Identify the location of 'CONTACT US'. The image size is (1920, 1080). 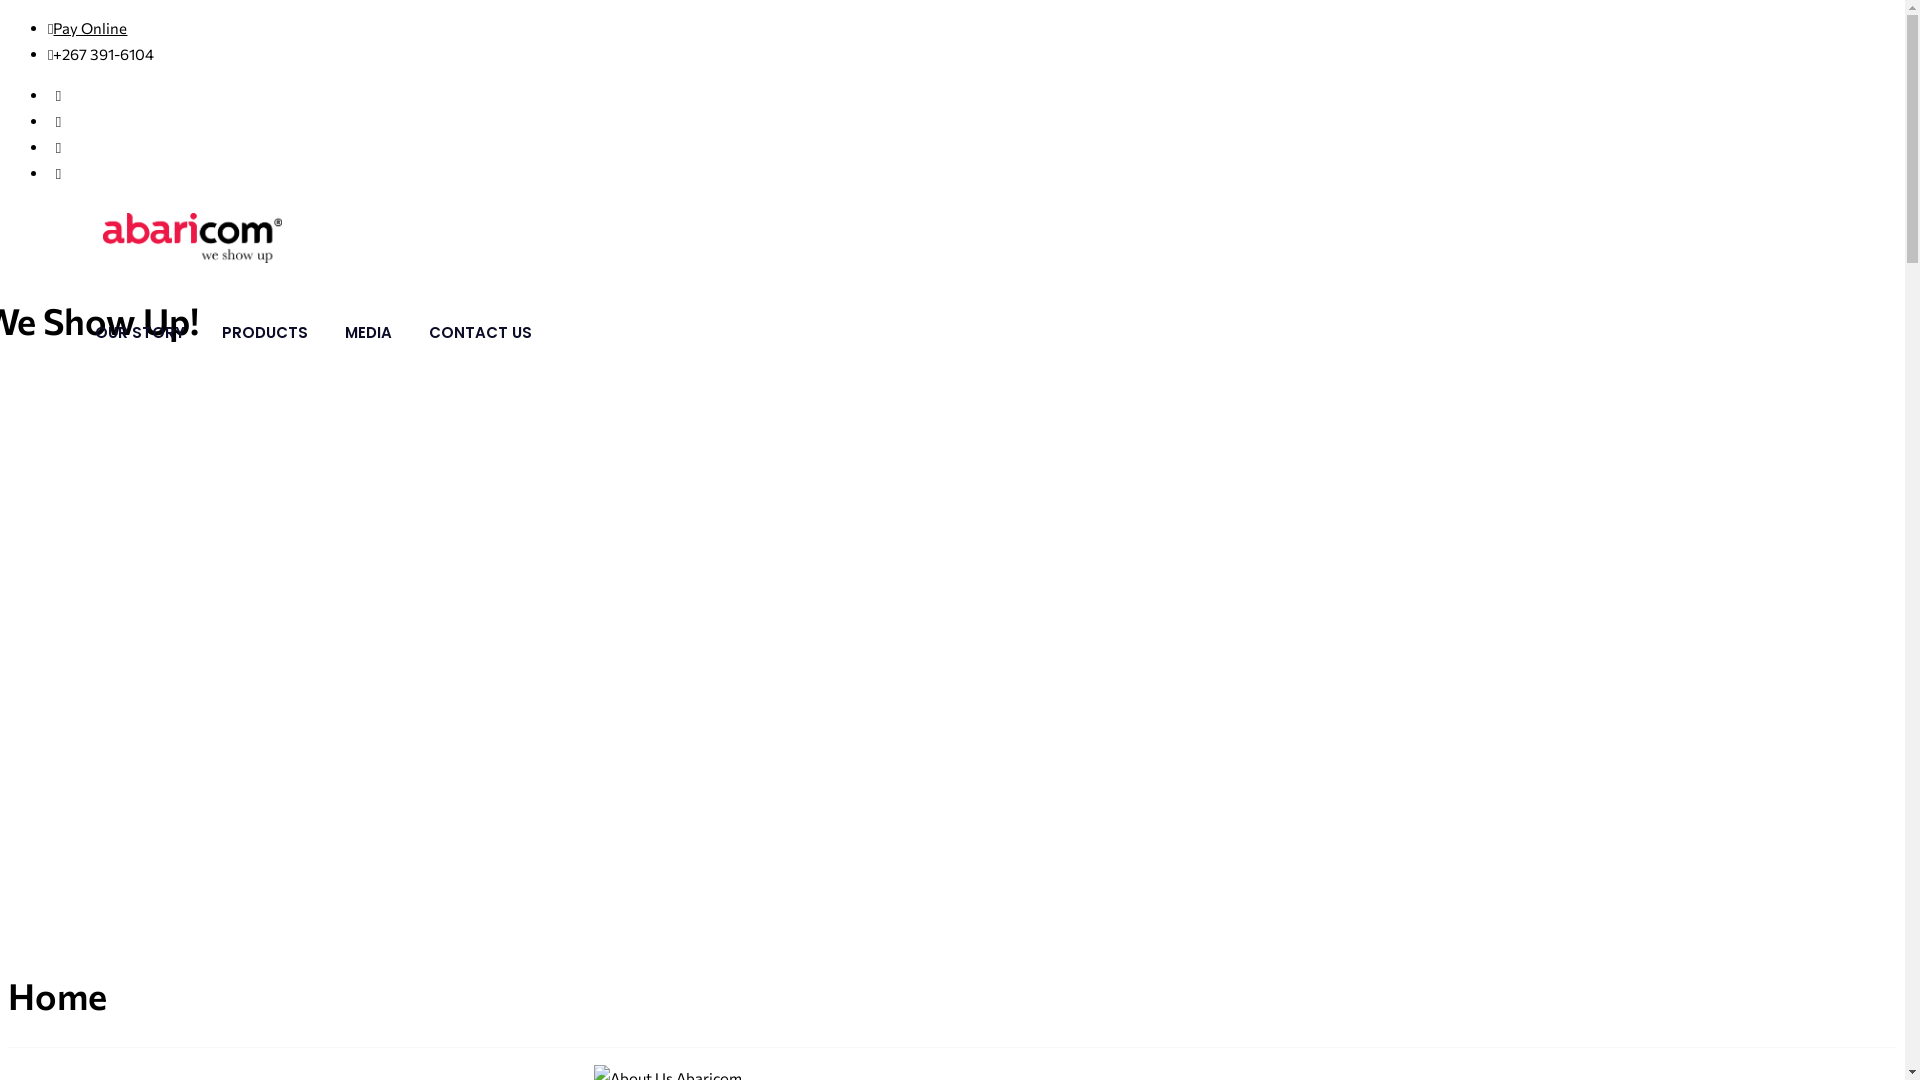
(480, 331).